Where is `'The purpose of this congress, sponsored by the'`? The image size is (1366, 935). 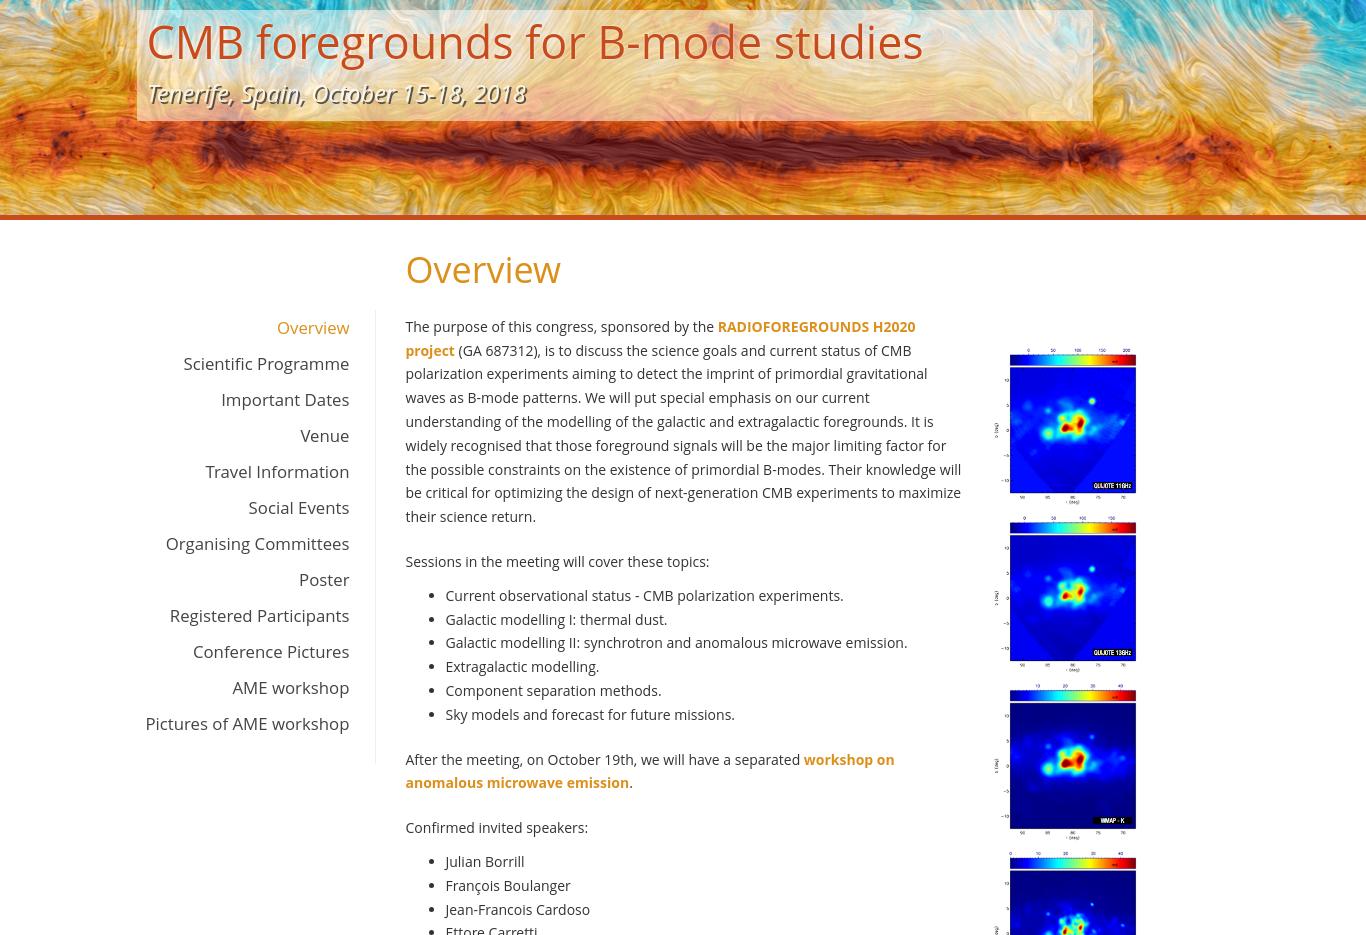
'The purpose of this congress, sponsored by the' is located at coordinates (561, 325).